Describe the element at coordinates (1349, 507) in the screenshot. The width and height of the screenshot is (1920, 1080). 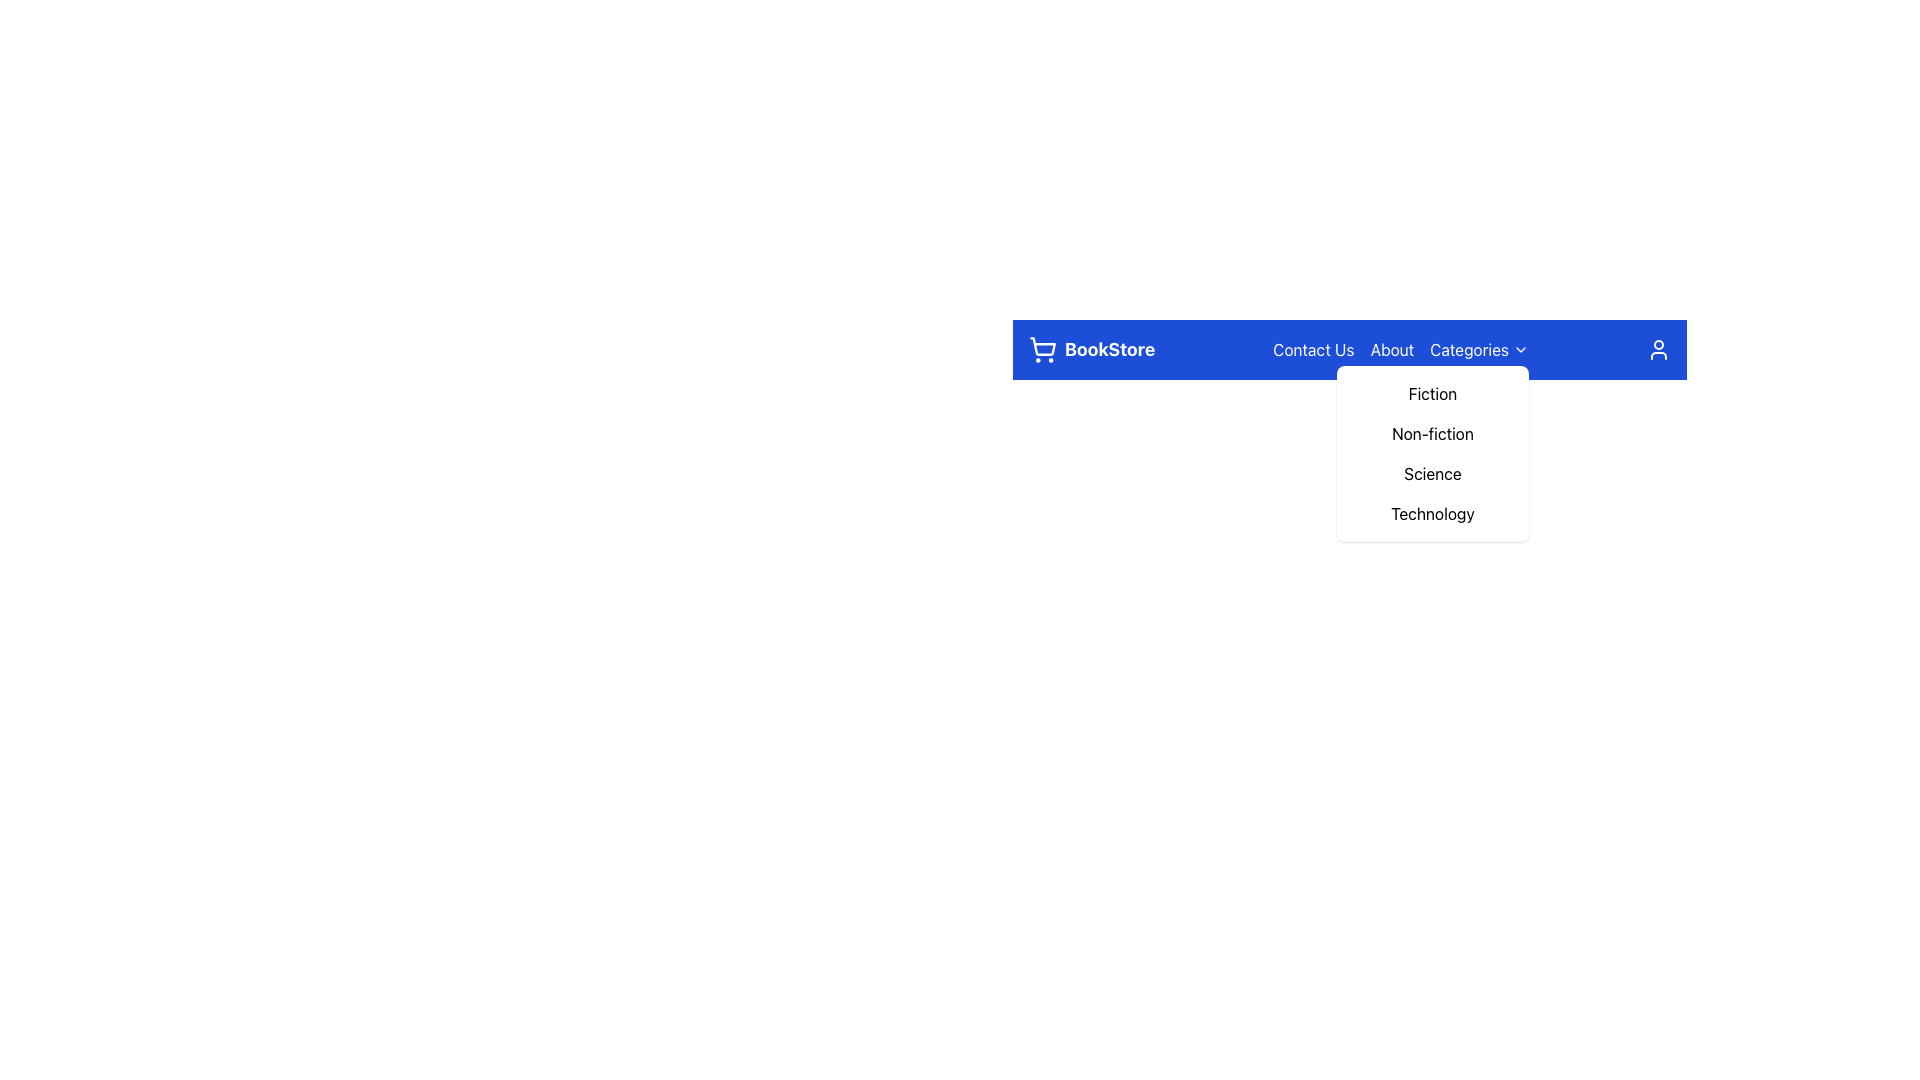
I see `the 'Technology' option in the dropdown menu under the 'Categories' button, which is a white dropdown menu displaying options vertically` at that location.